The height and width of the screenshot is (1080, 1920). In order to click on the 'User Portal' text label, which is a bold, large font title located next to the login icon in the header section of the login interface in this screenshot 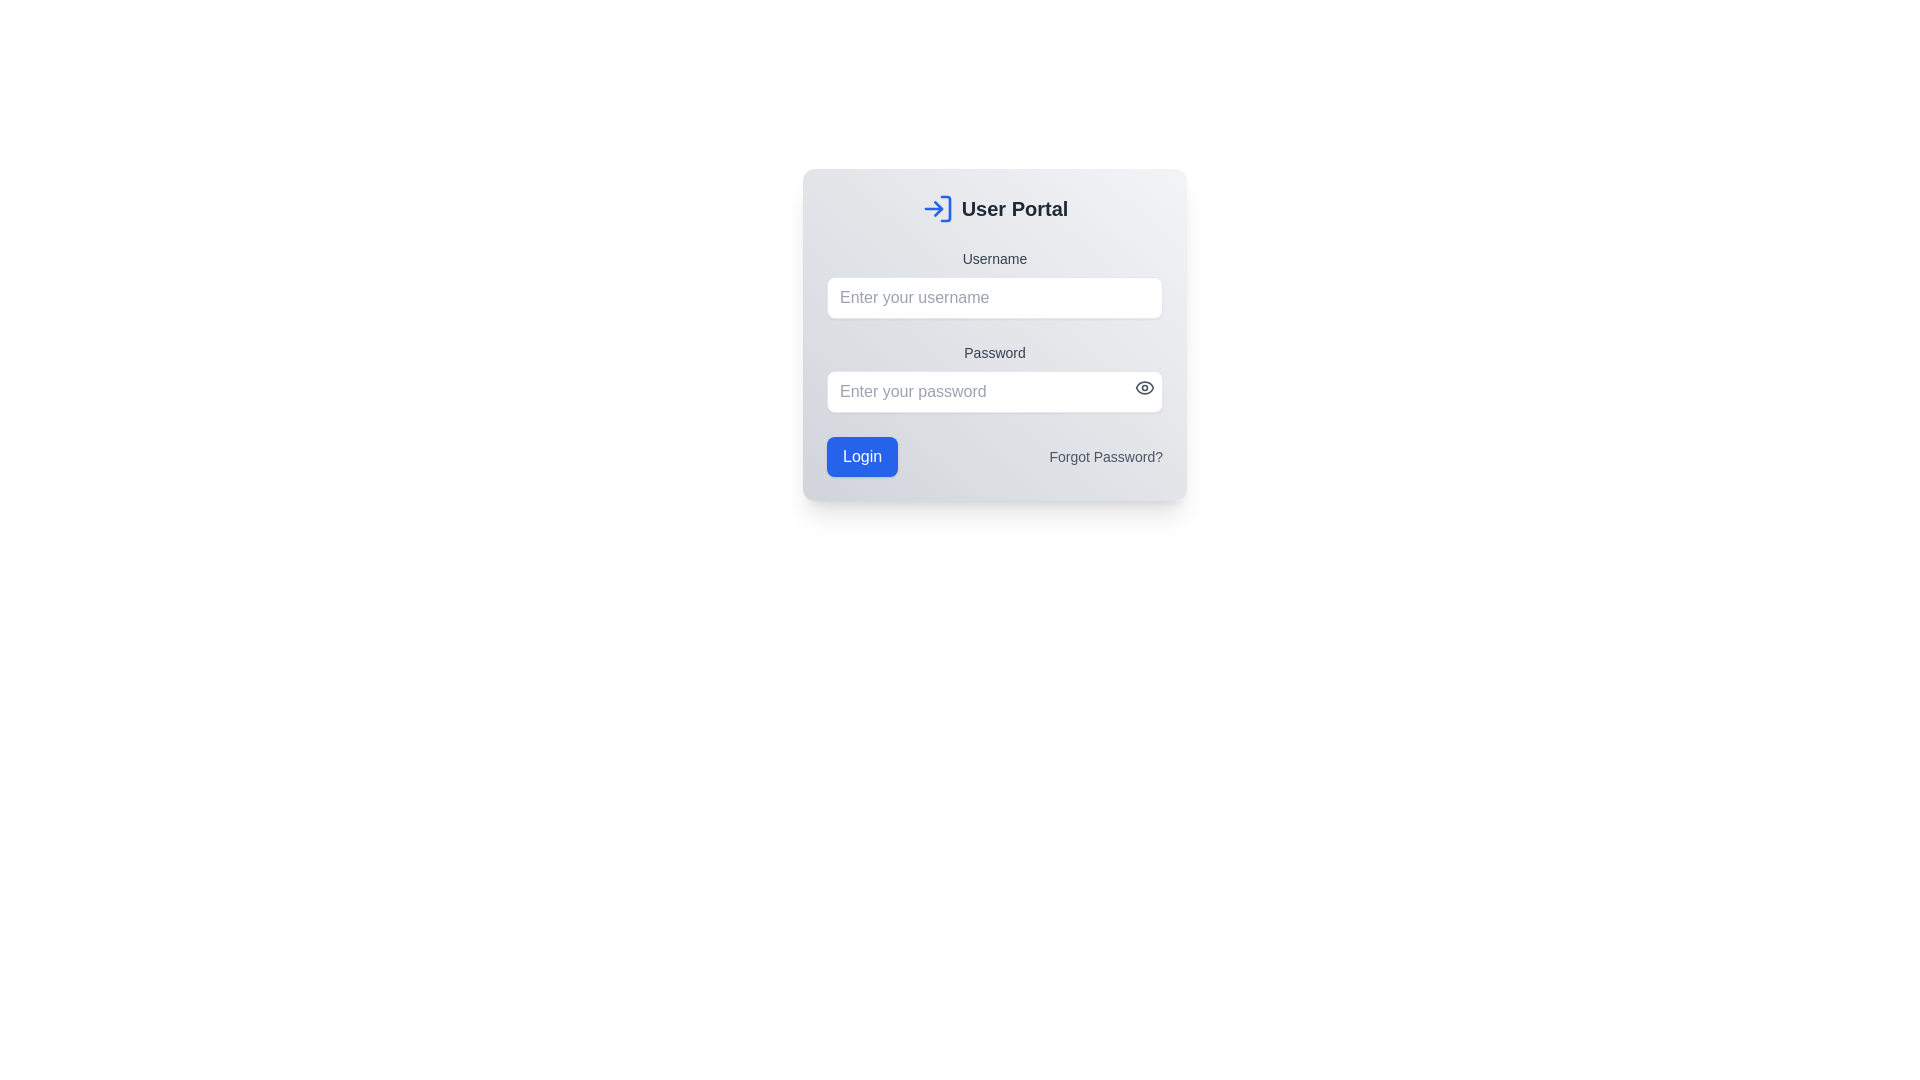, I will do `click(1014, 208)`.